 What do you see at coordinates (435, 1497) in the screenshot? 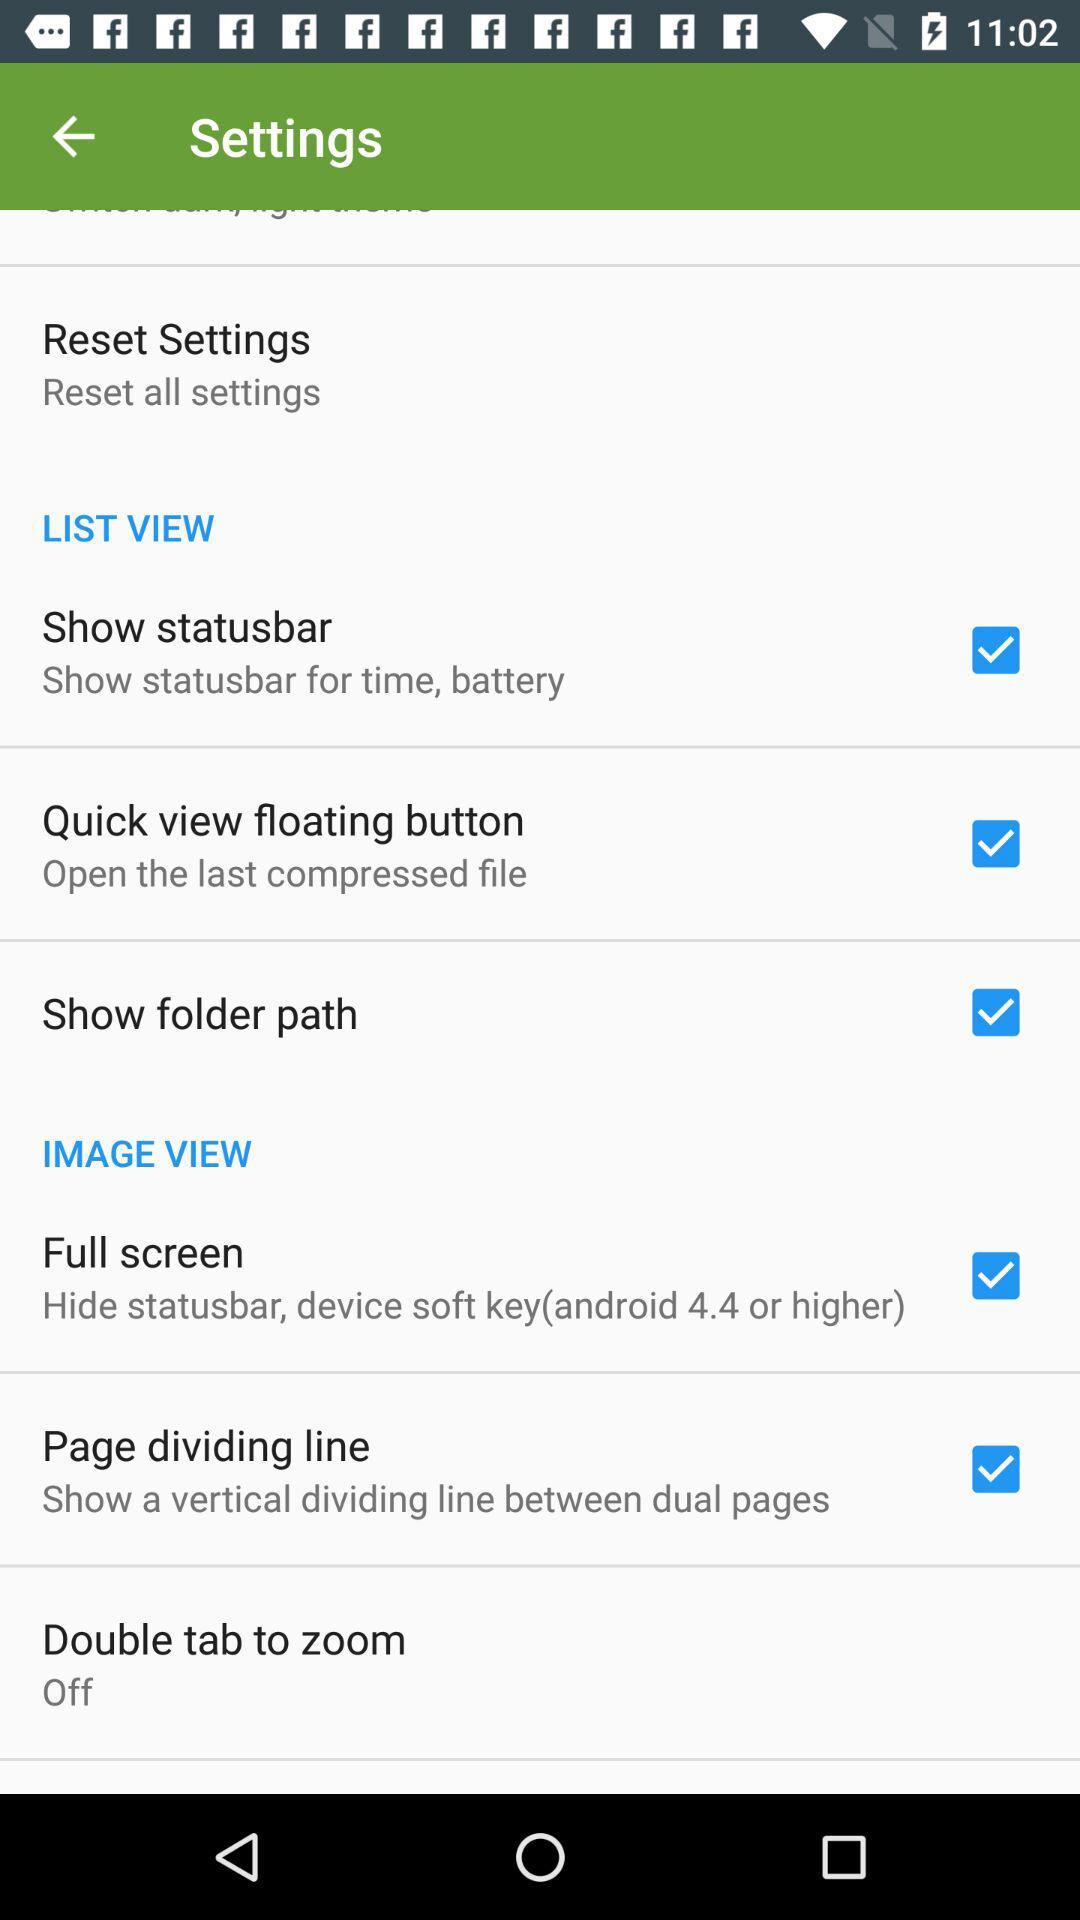
I see `show a vertical item` at bounding box center [435, 1497].